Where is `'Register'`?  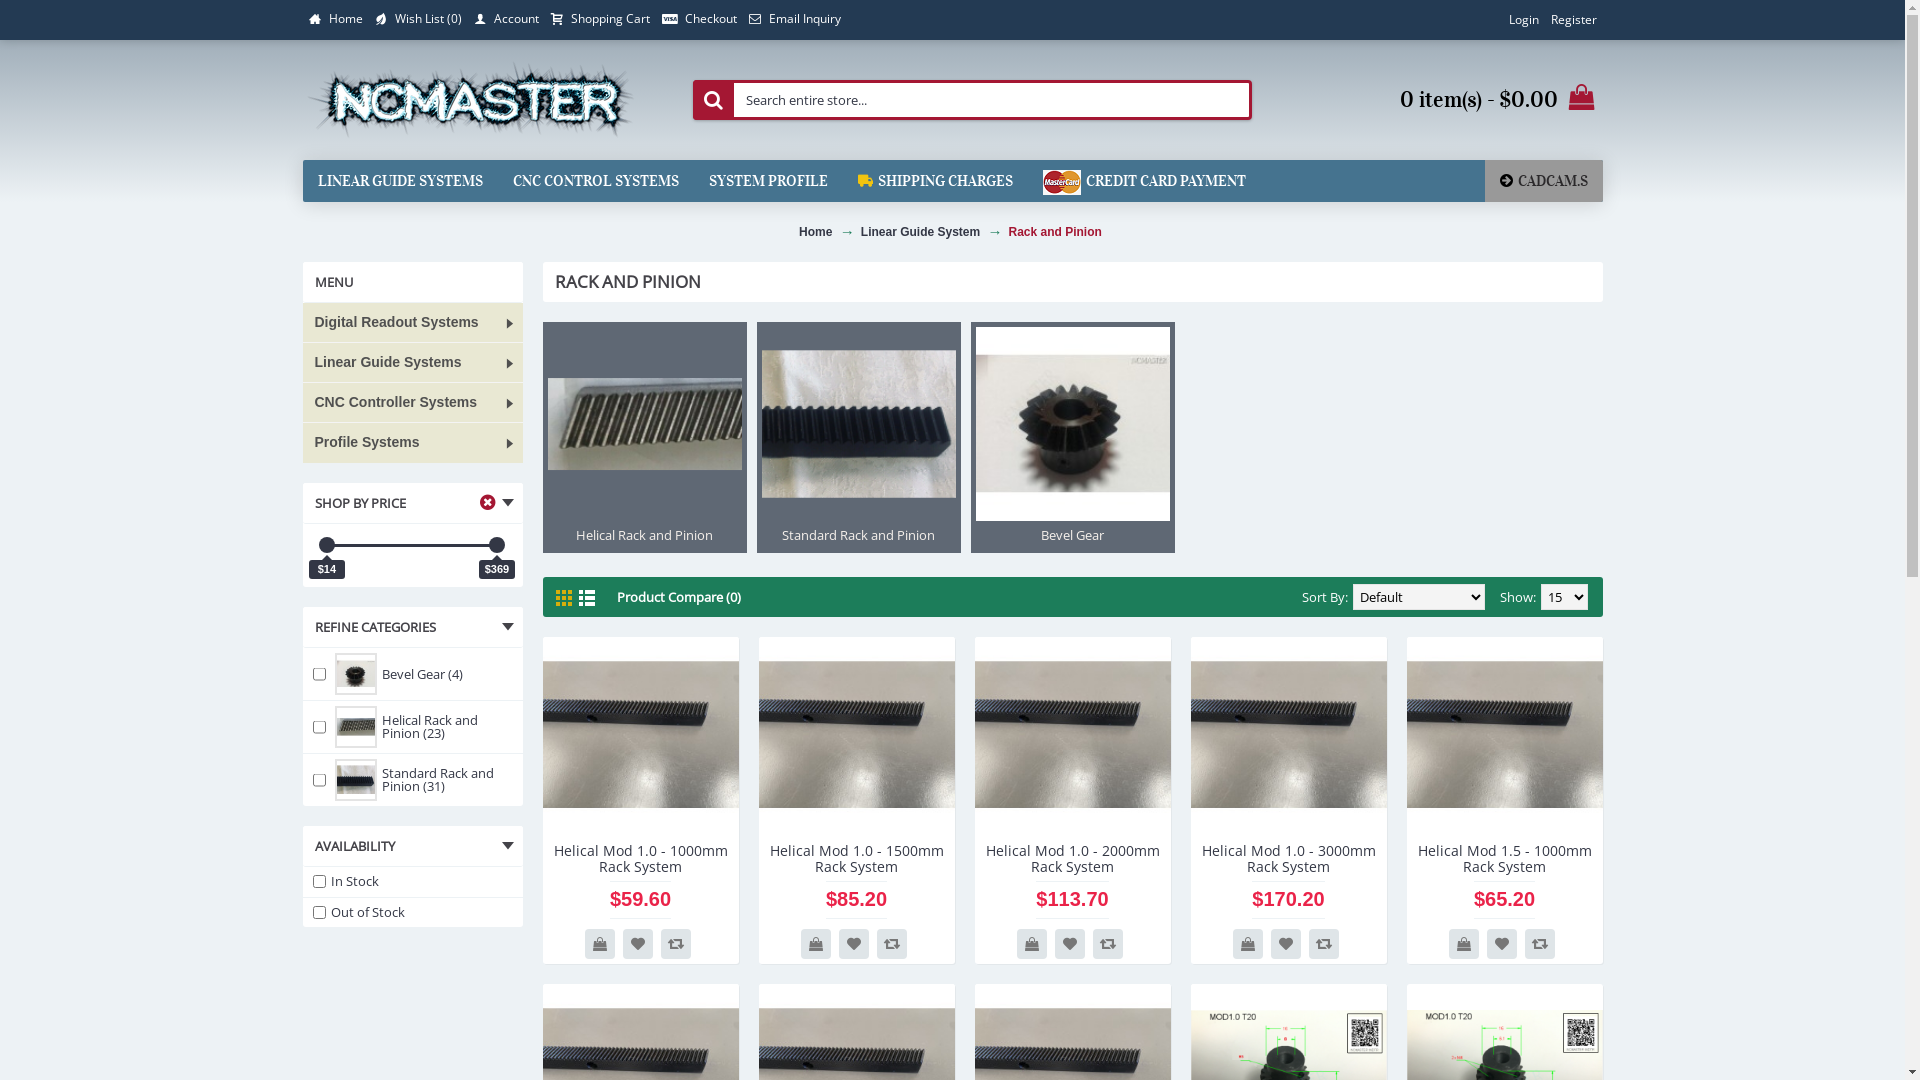
'Register' is located at coordinates (1572, 19).